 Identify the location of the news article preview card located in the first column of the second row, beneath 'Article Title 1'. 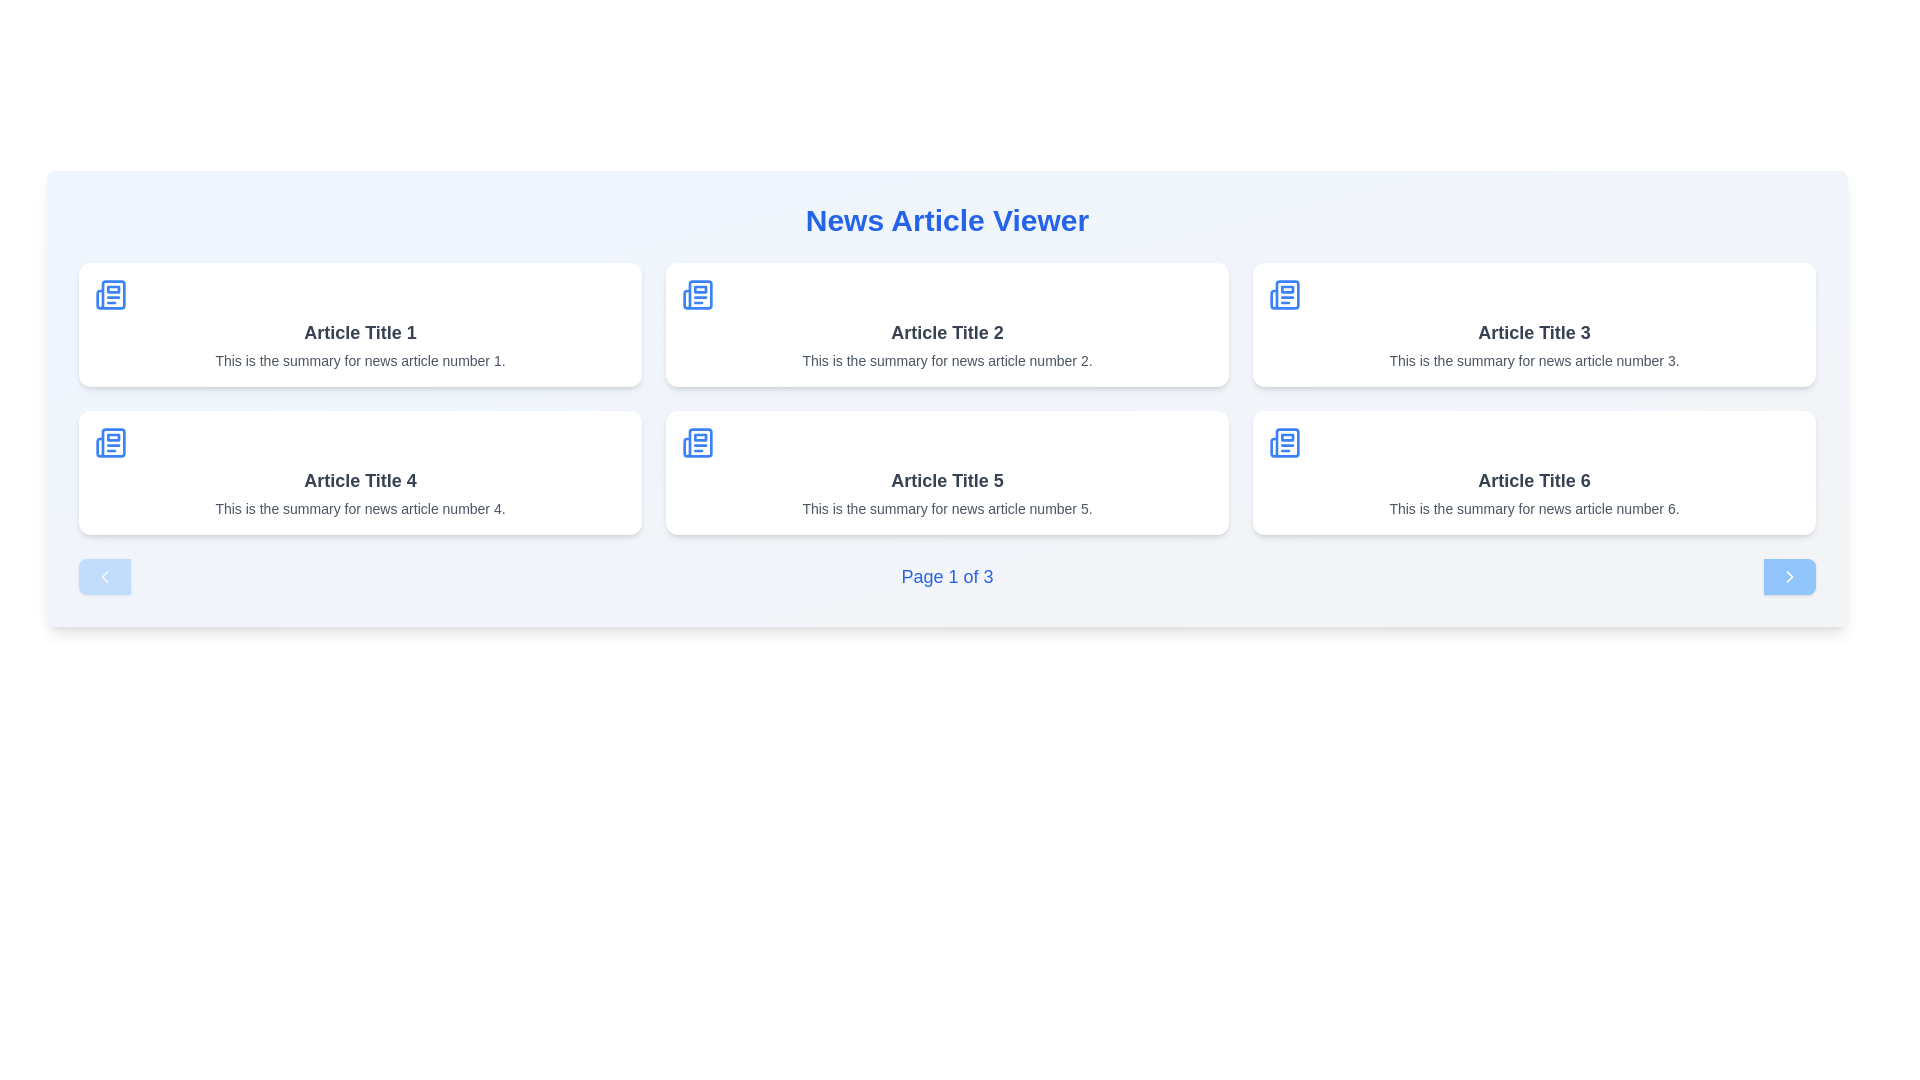
(360, 473).